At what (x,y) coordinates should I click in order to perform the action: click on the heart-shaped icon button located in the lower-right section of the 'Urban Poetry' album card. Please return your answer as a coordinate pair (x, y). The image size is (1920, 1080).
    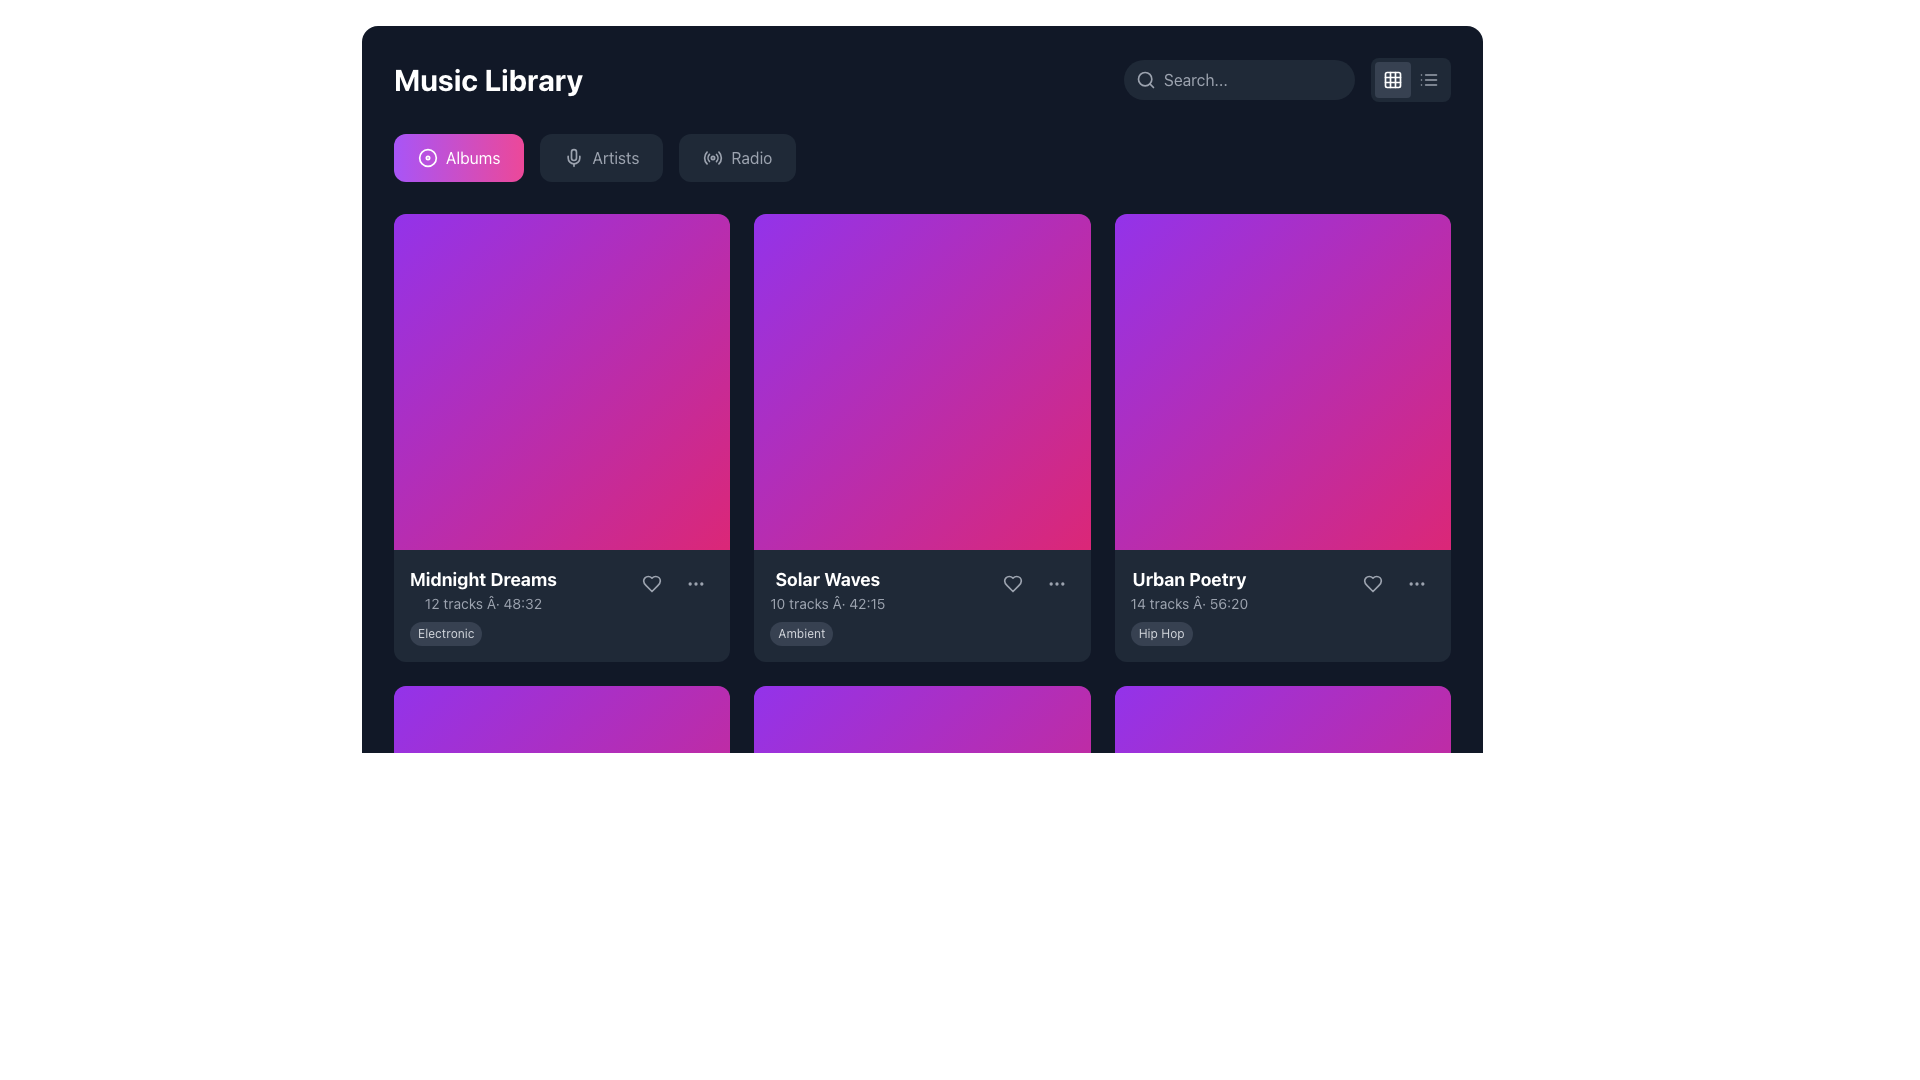
    Looking at the image, I should click on (1371, 583).